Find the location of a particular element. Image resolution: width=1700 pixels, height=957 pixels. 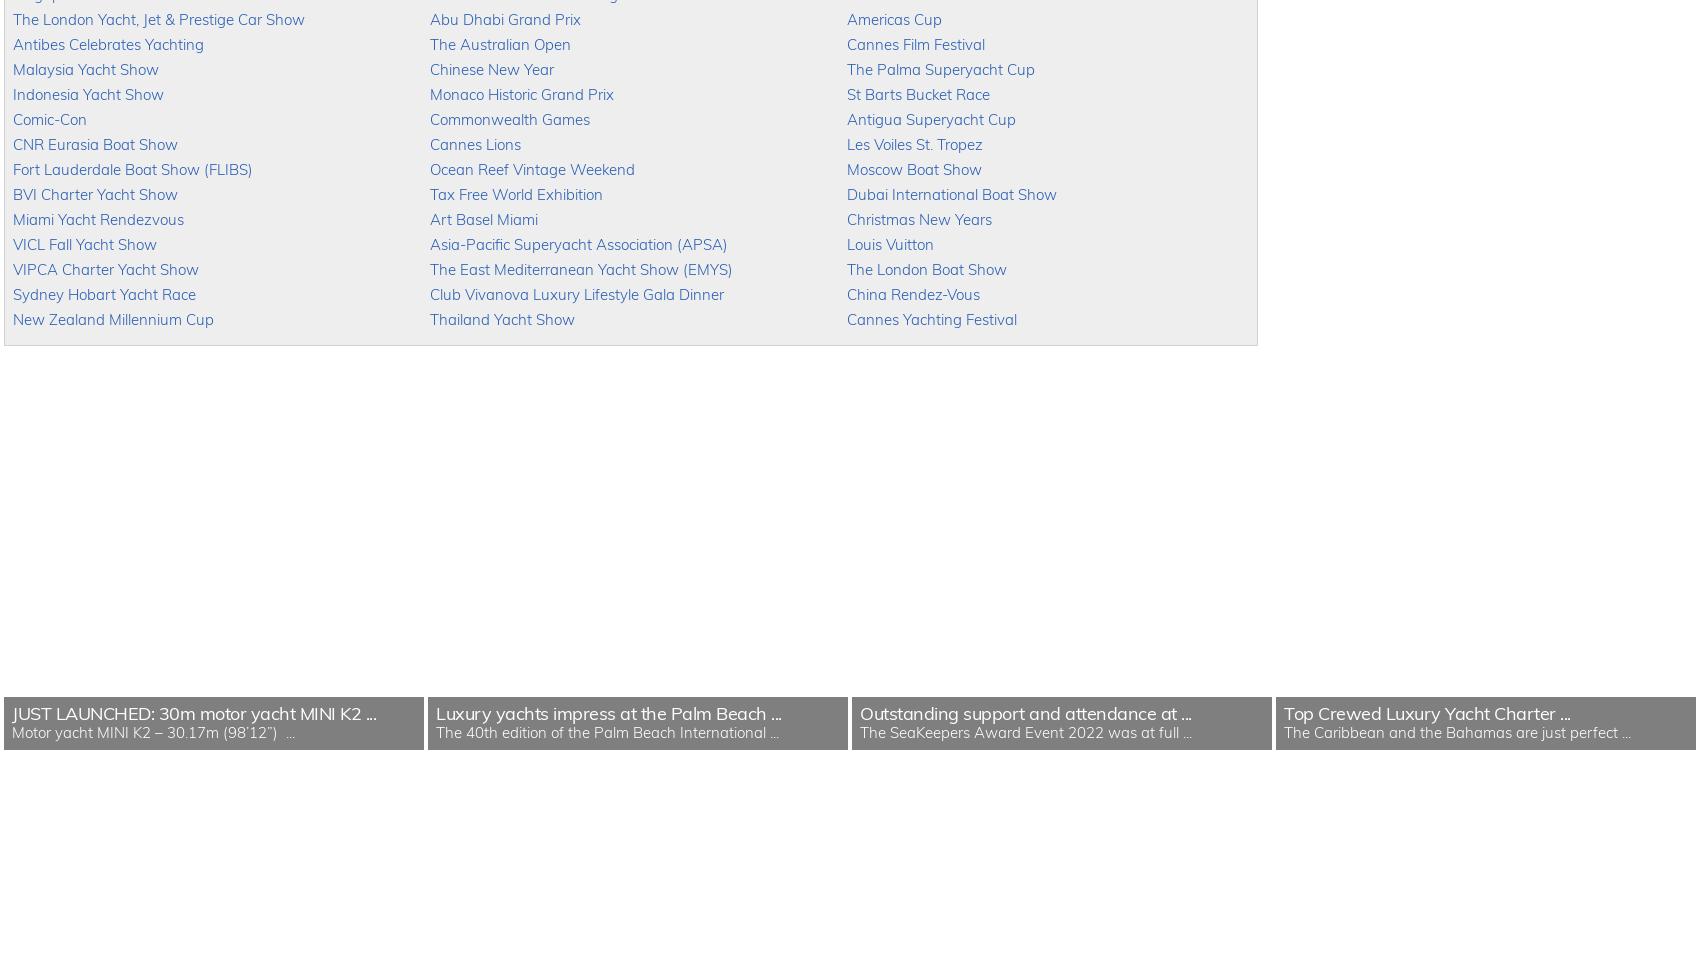

'Fort Lauderdale Boat Show (FLIBS)' is located at coordinates (131, 169).